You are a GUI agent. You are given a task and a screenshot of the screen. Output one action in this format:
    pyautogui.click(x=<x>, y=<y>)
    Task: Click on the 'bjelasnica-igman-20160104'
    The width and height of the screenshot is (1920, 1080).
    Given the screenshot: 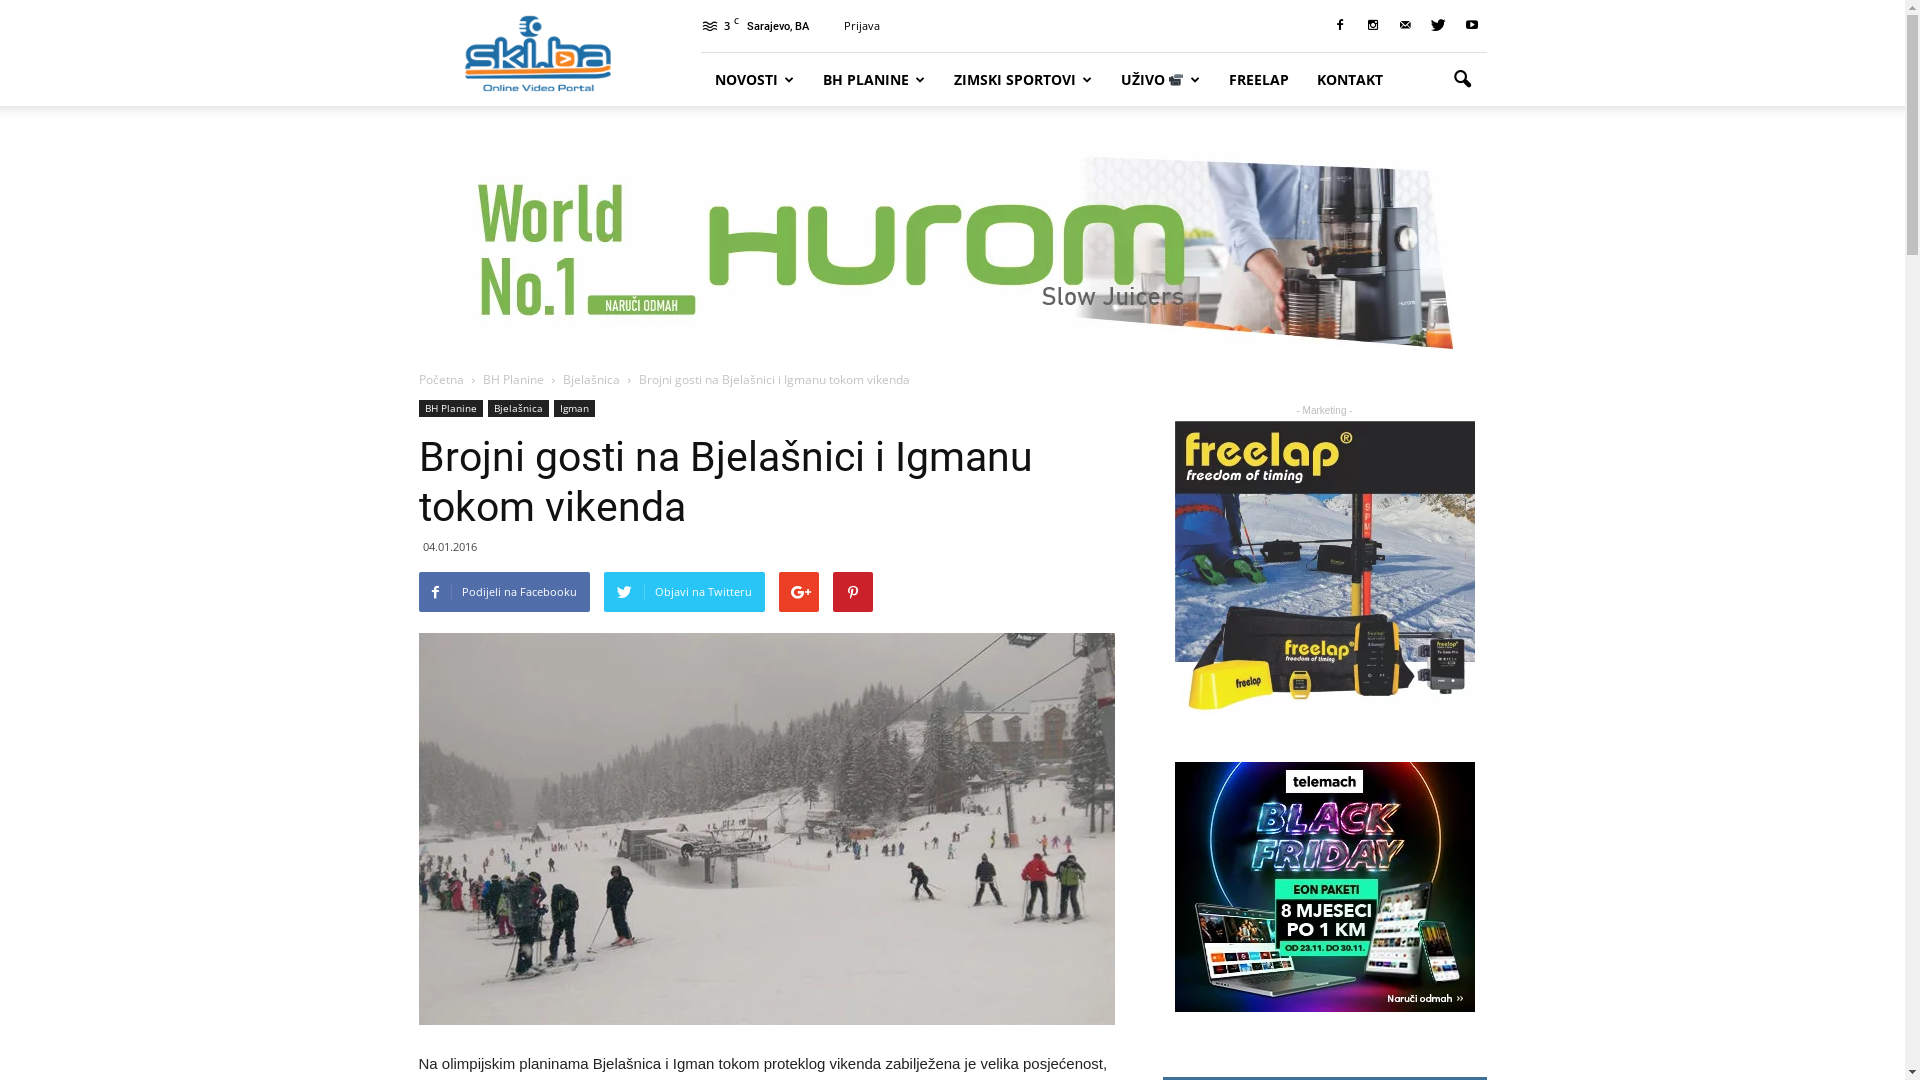 What is the action you would take?
    pyautogui.click(x=765, y=829)
    